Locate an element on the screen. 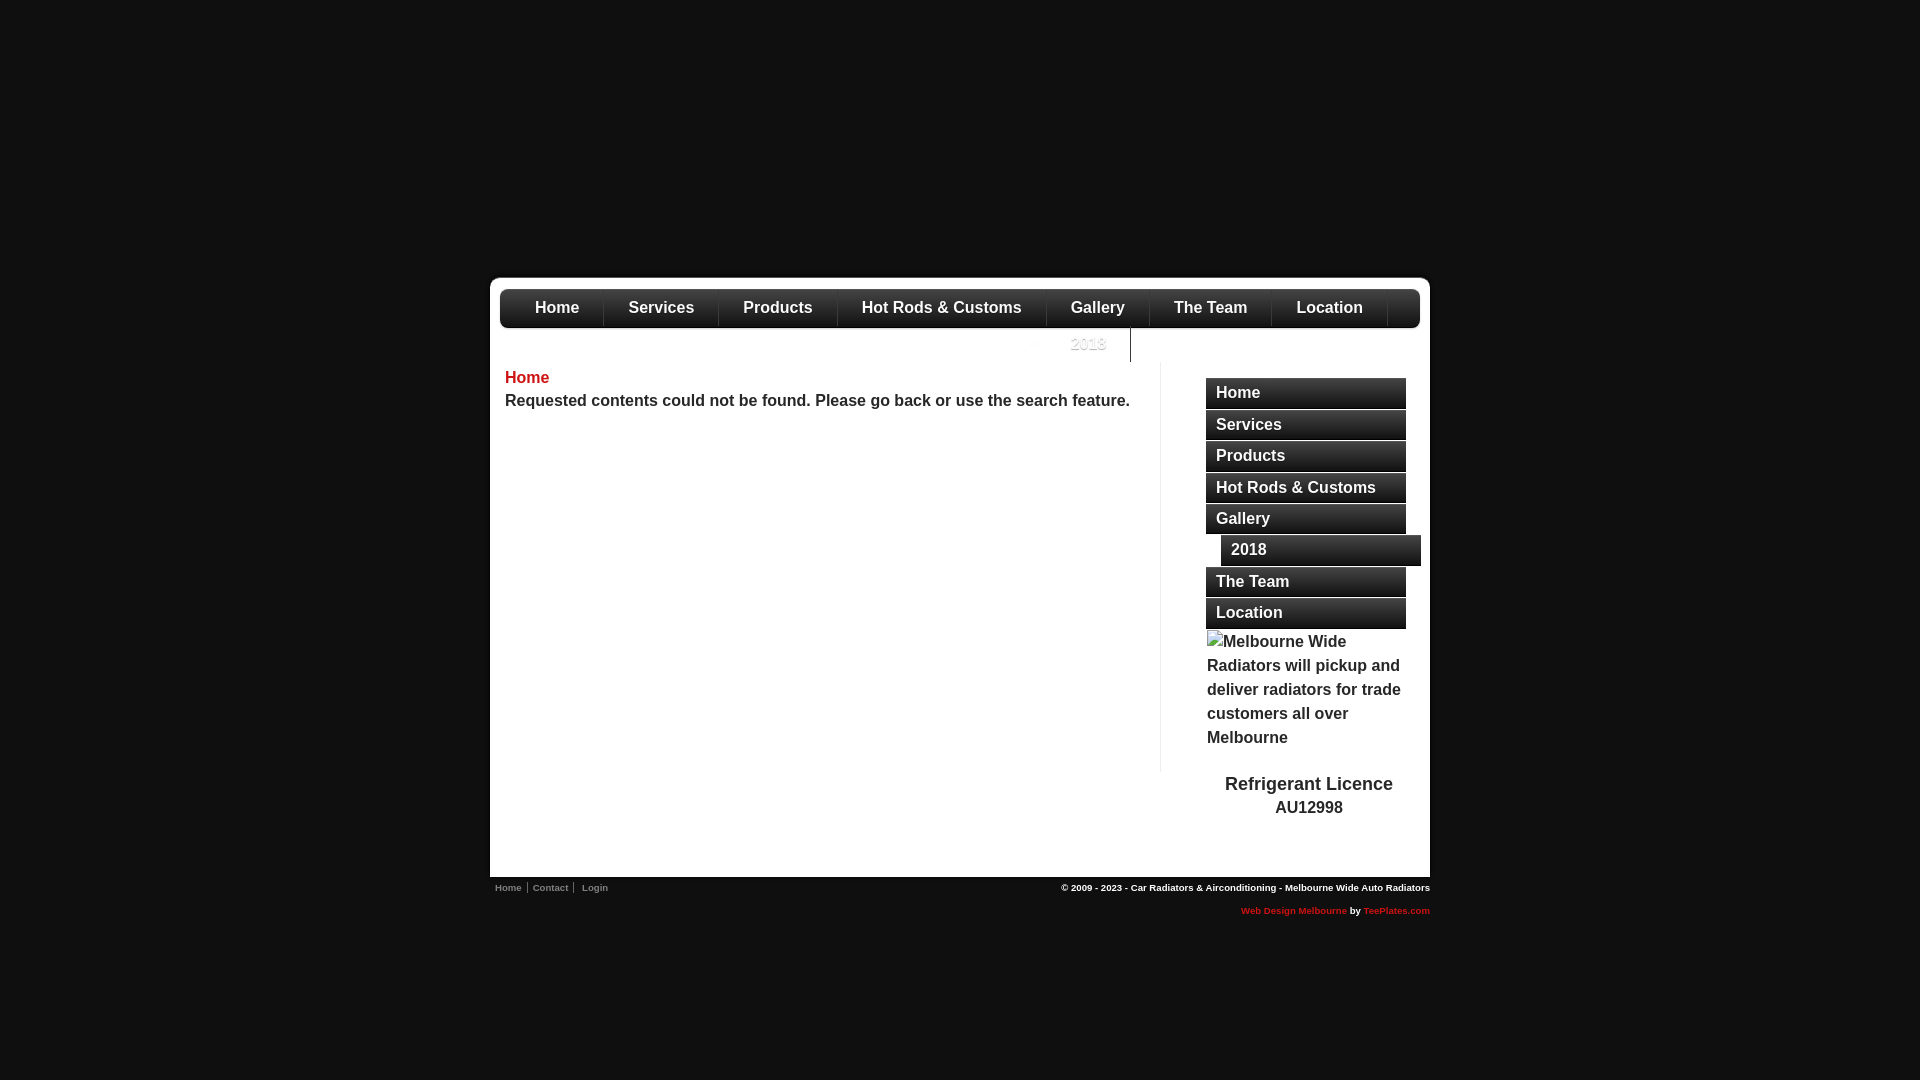 This screenshot has width=1920, height=1080. 'Login' is located at coordinates (594, 886).